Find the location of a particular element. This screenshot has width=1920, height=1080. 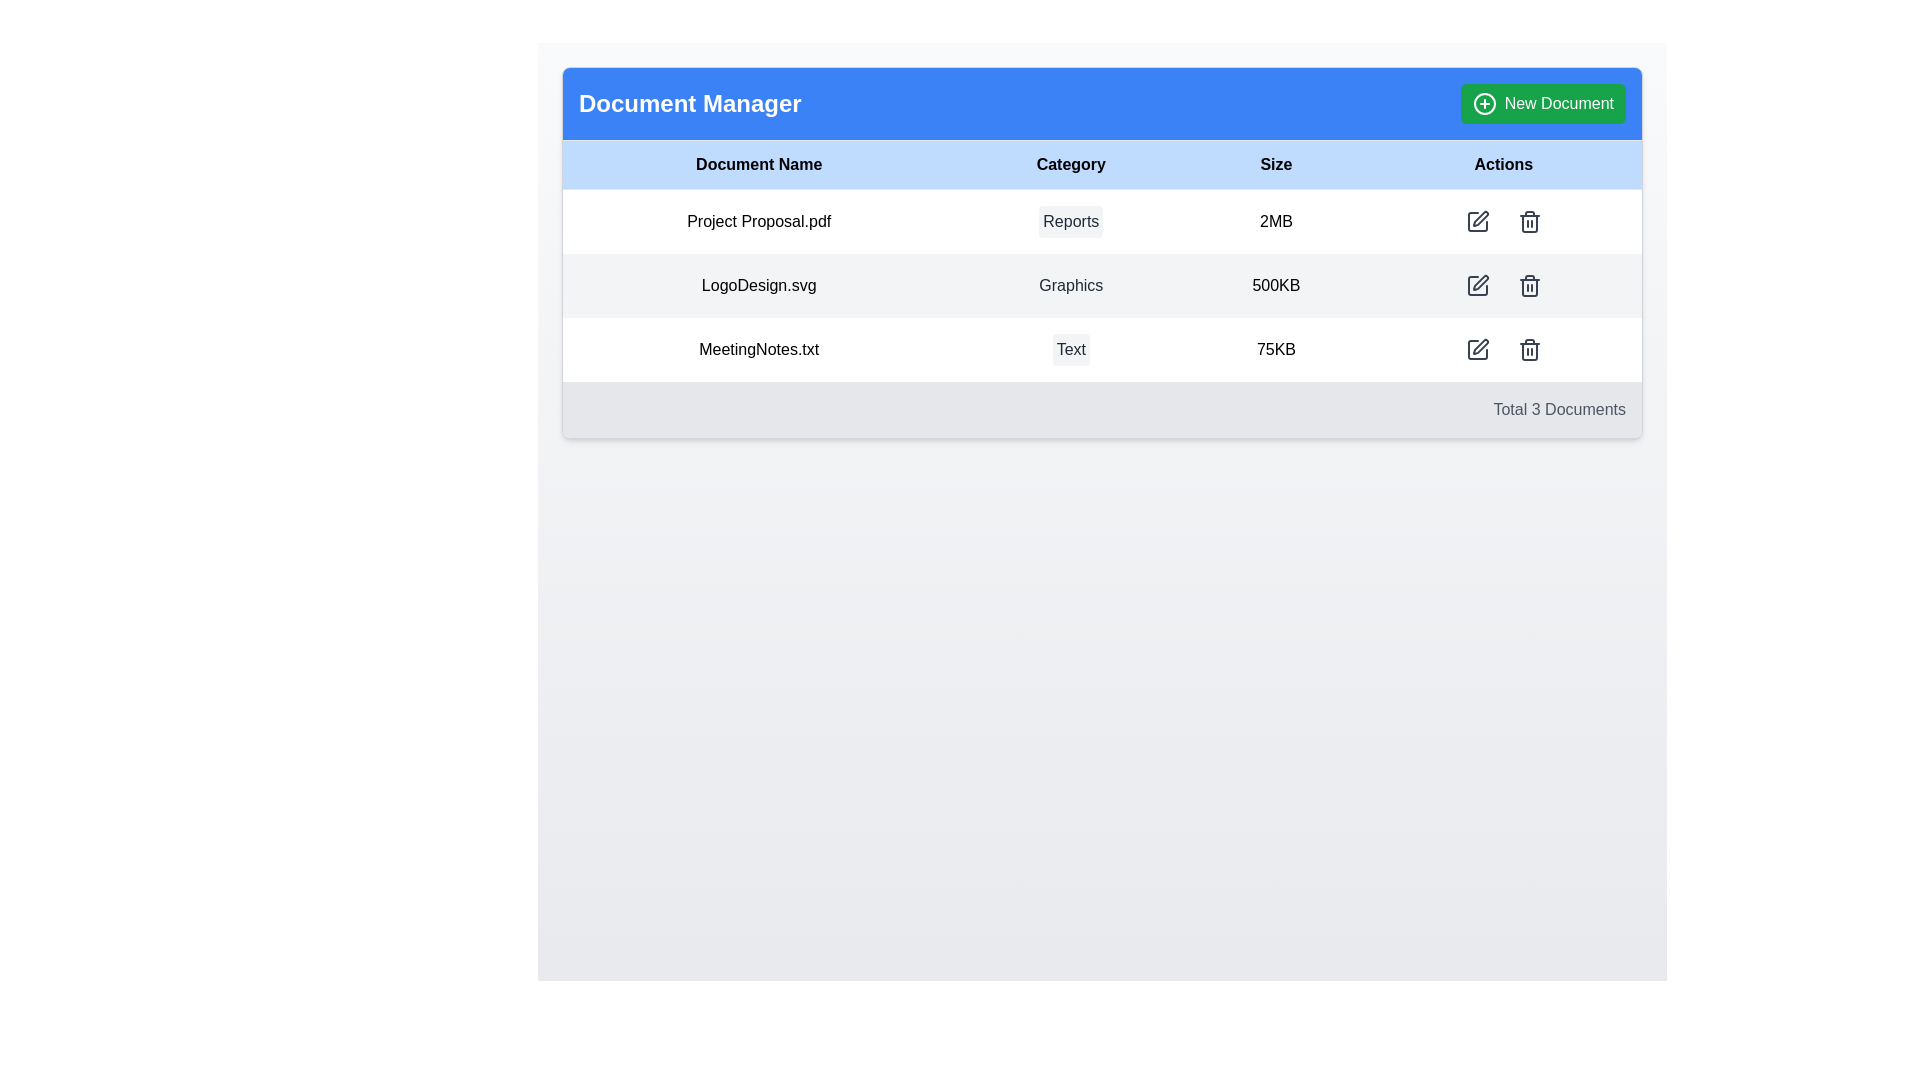

the static text label reading 'Actions', which is styled in bold black text against a light blue background, located at the far right of the header row in the table layout is located at coordinates (1503, 164).